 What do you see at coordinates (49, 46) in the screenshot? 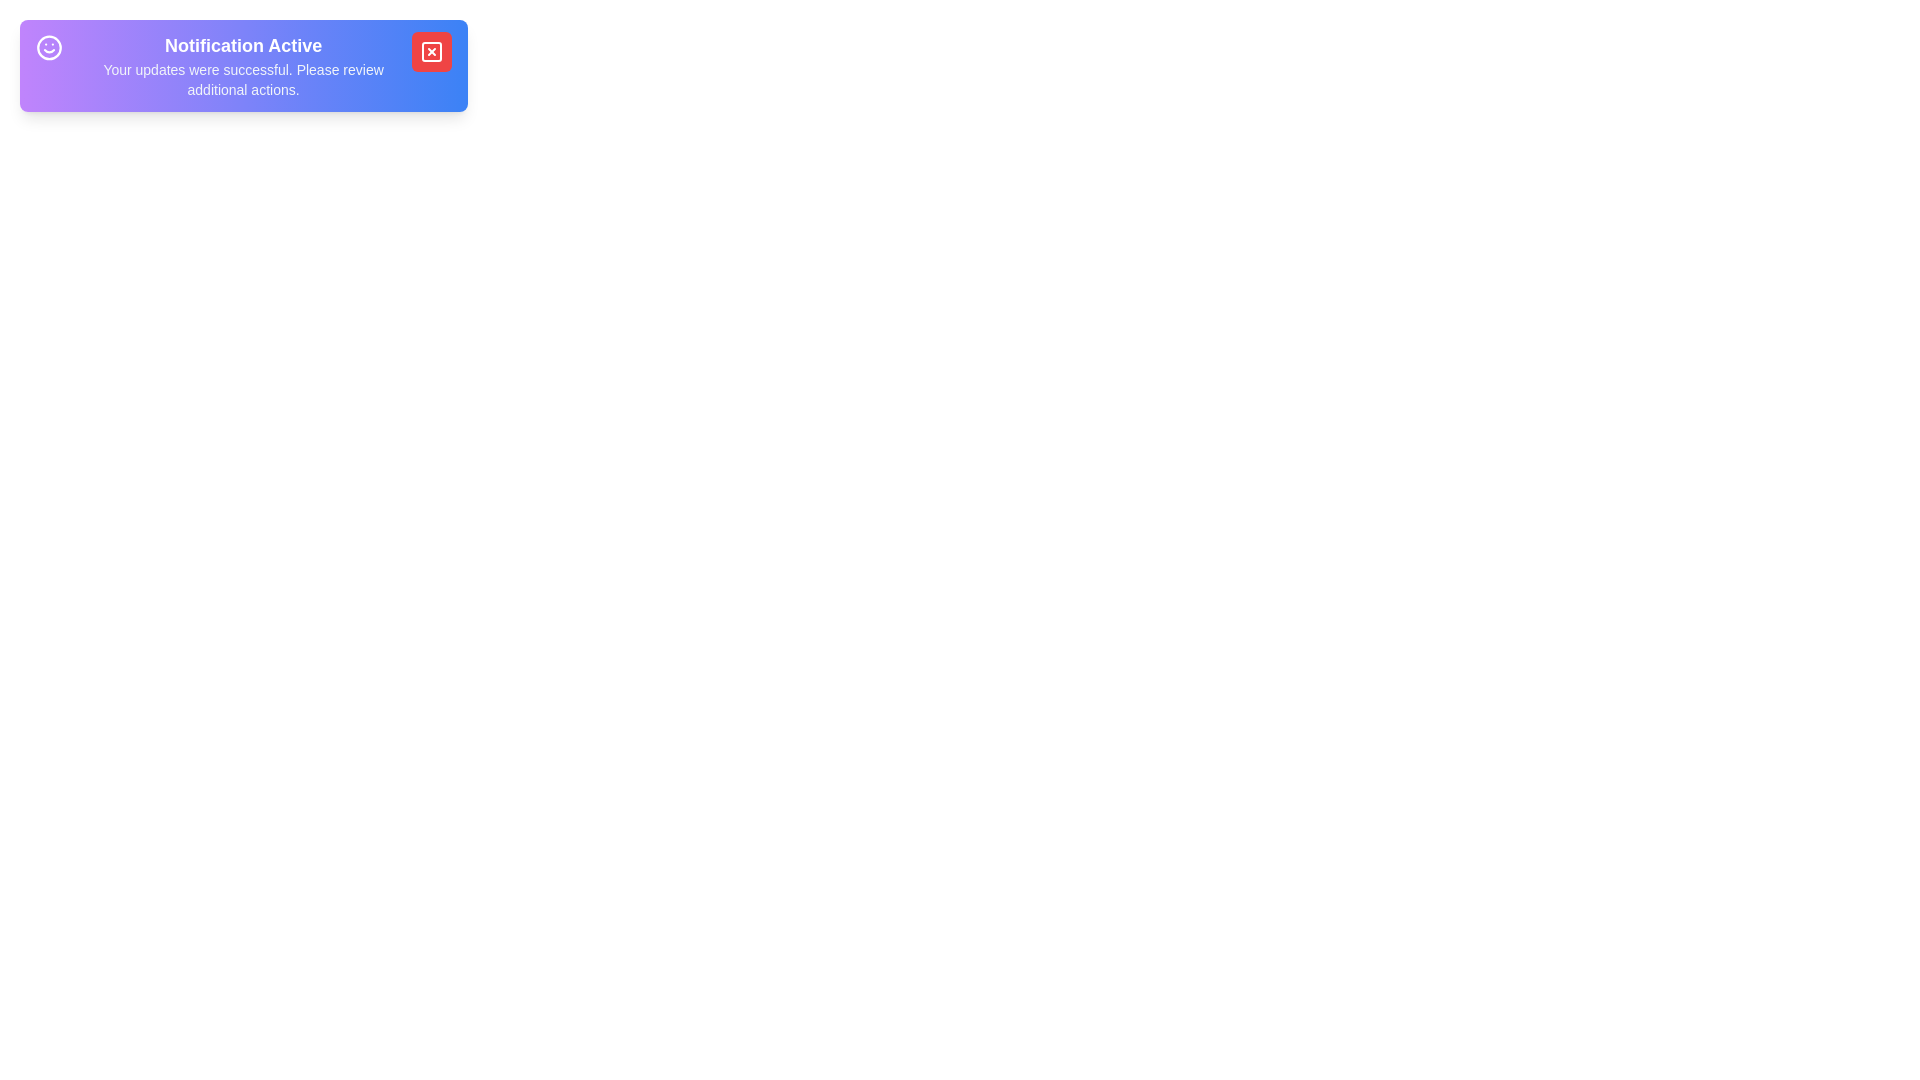
I see `the smiley face icon to interact with the notification` at bounding box center [49, 46].